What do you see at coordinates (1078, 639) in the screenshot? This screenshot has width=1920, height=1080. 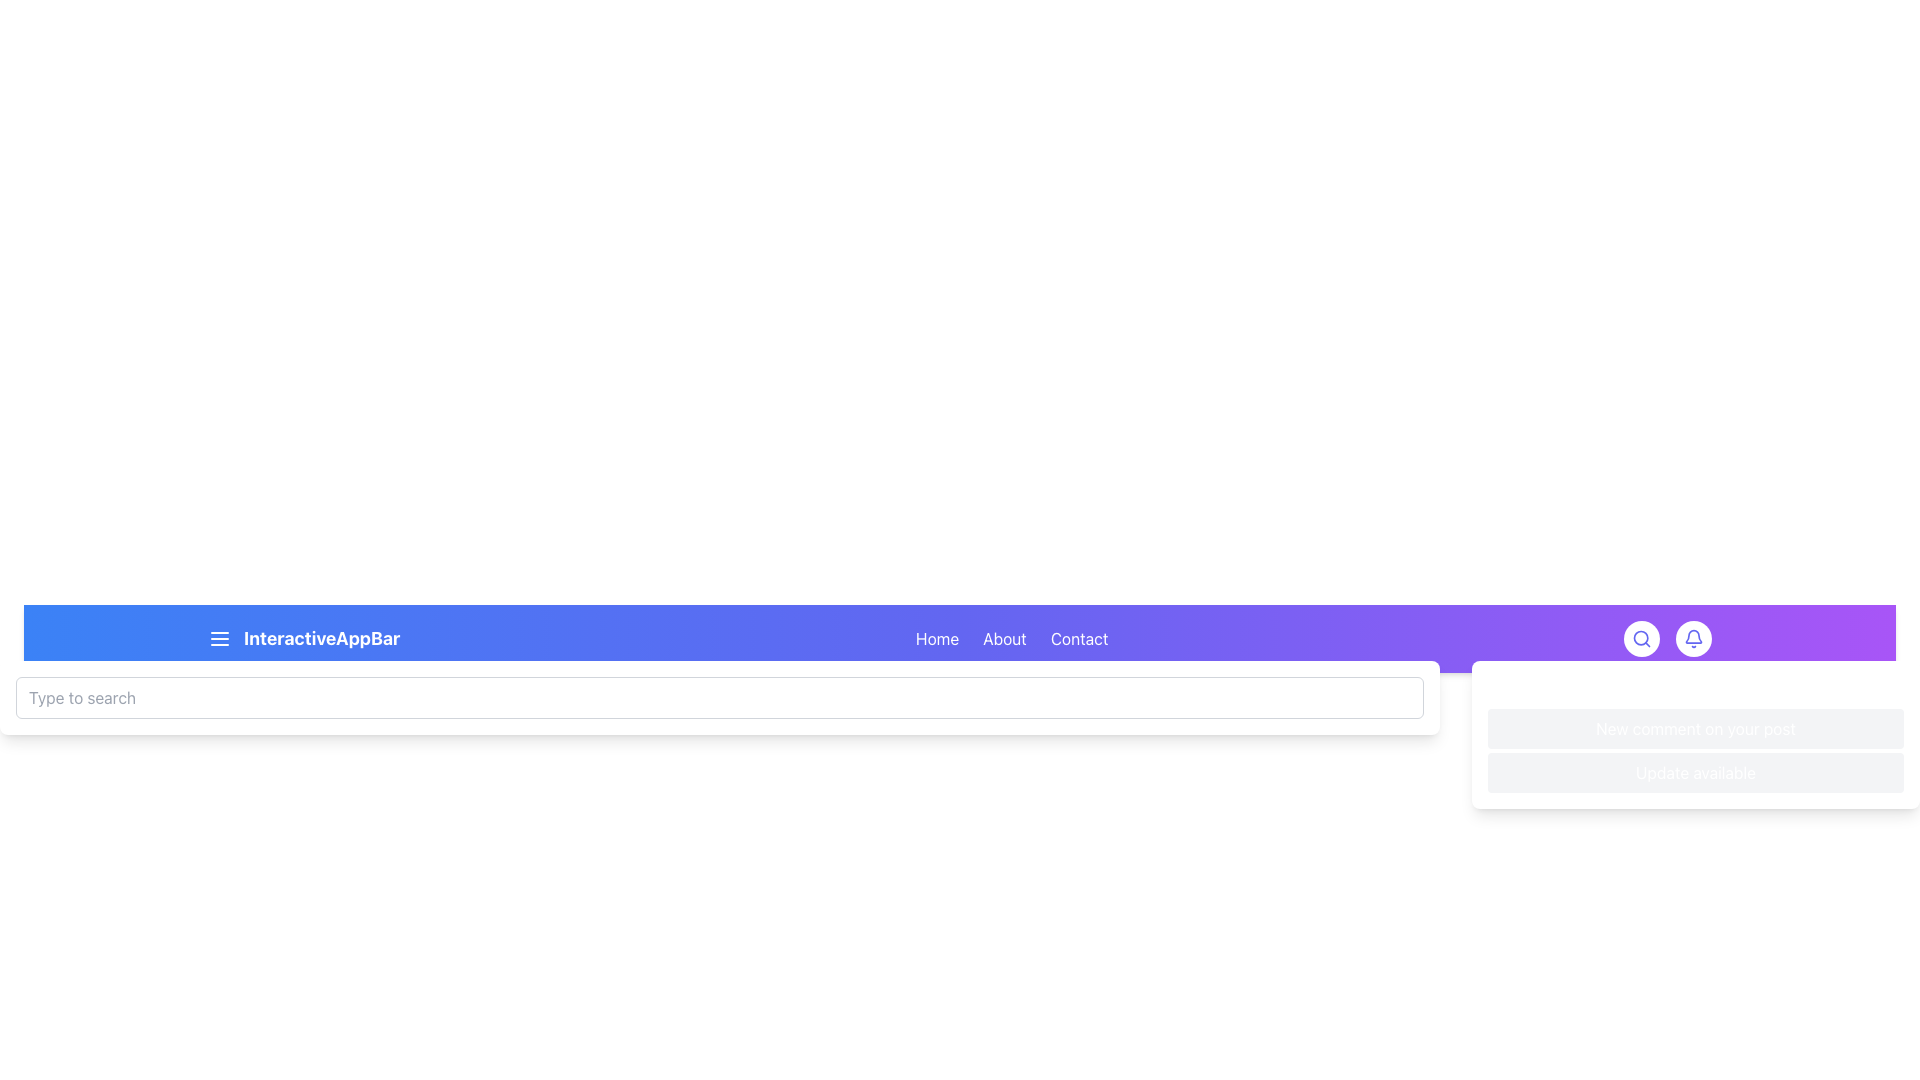 I see `the third navigation link in the top-right section of the interface` at bounding box center [1078, 639].